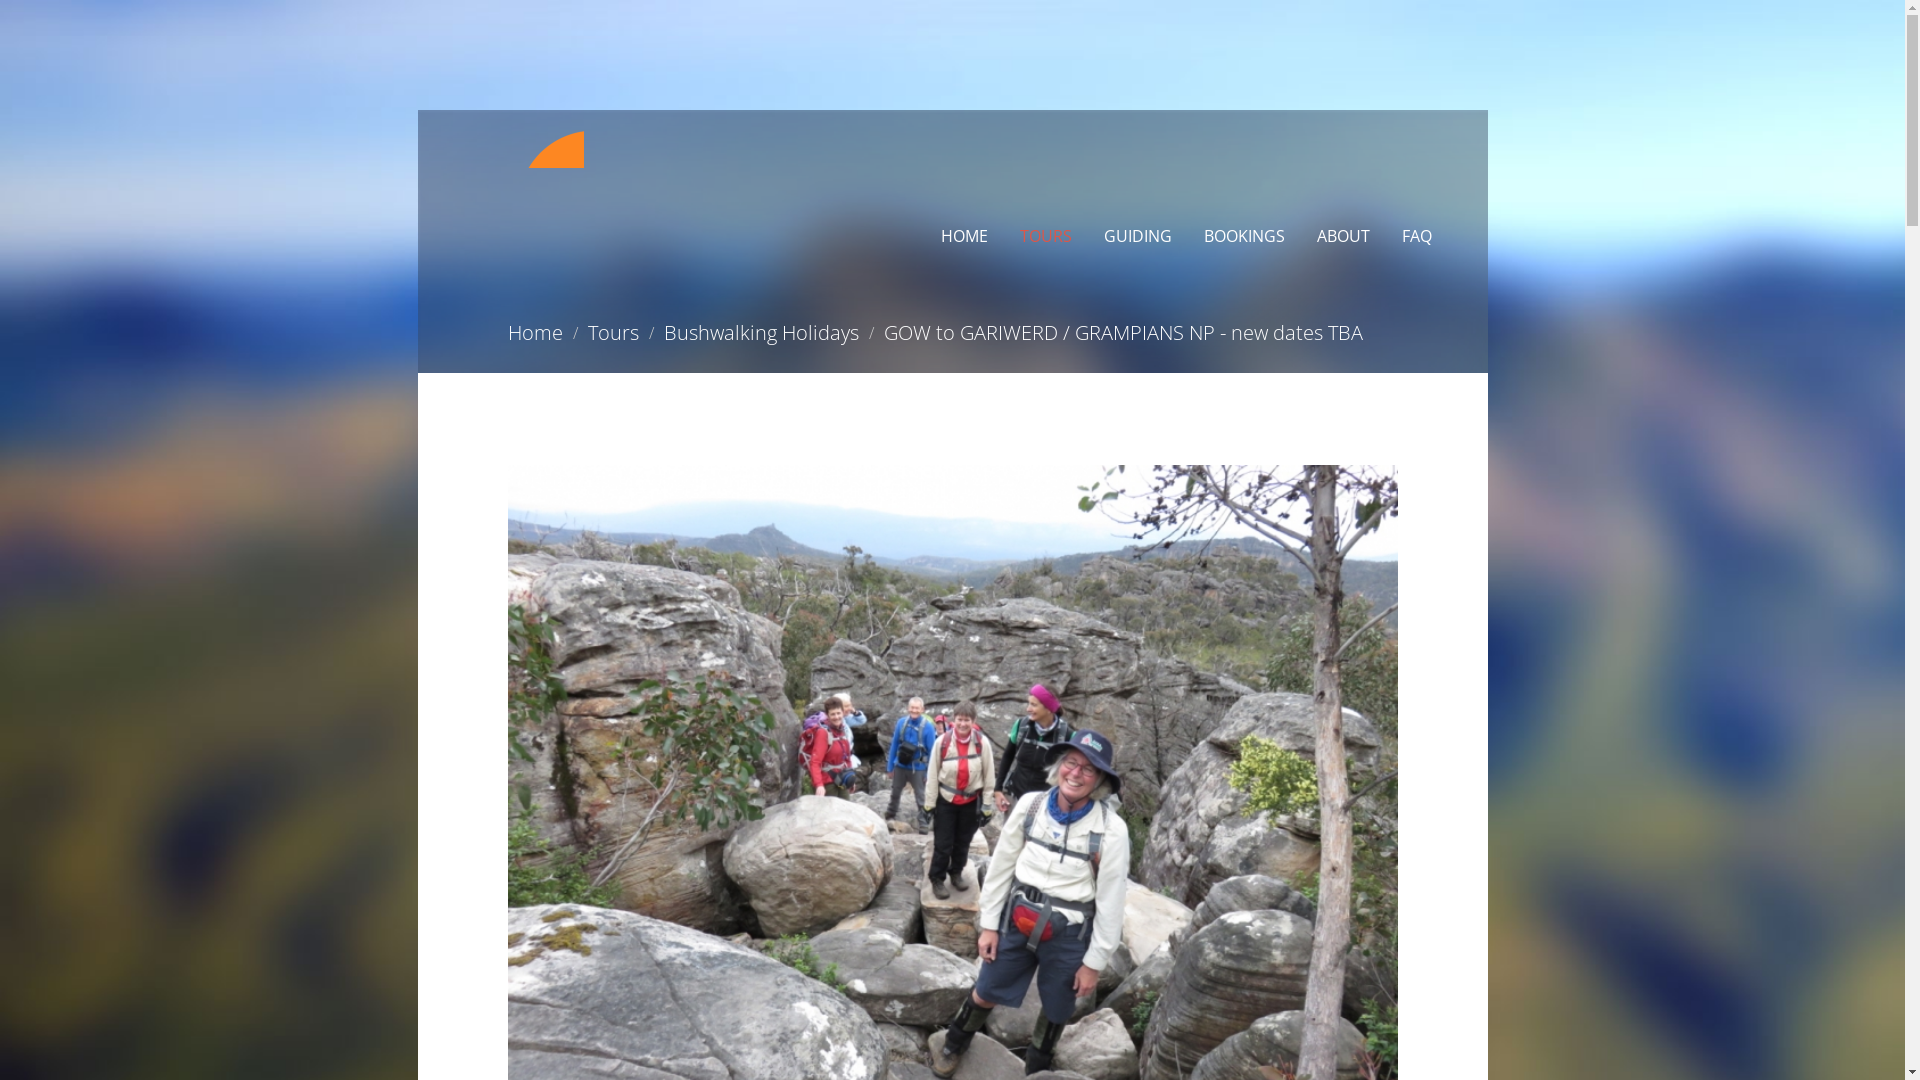 The image size is (1920, 1080). What do you see at coordinates (1243, 234) in the screenshot?
I see `'BOOKINGS'` at bounding box center [1243, 234].